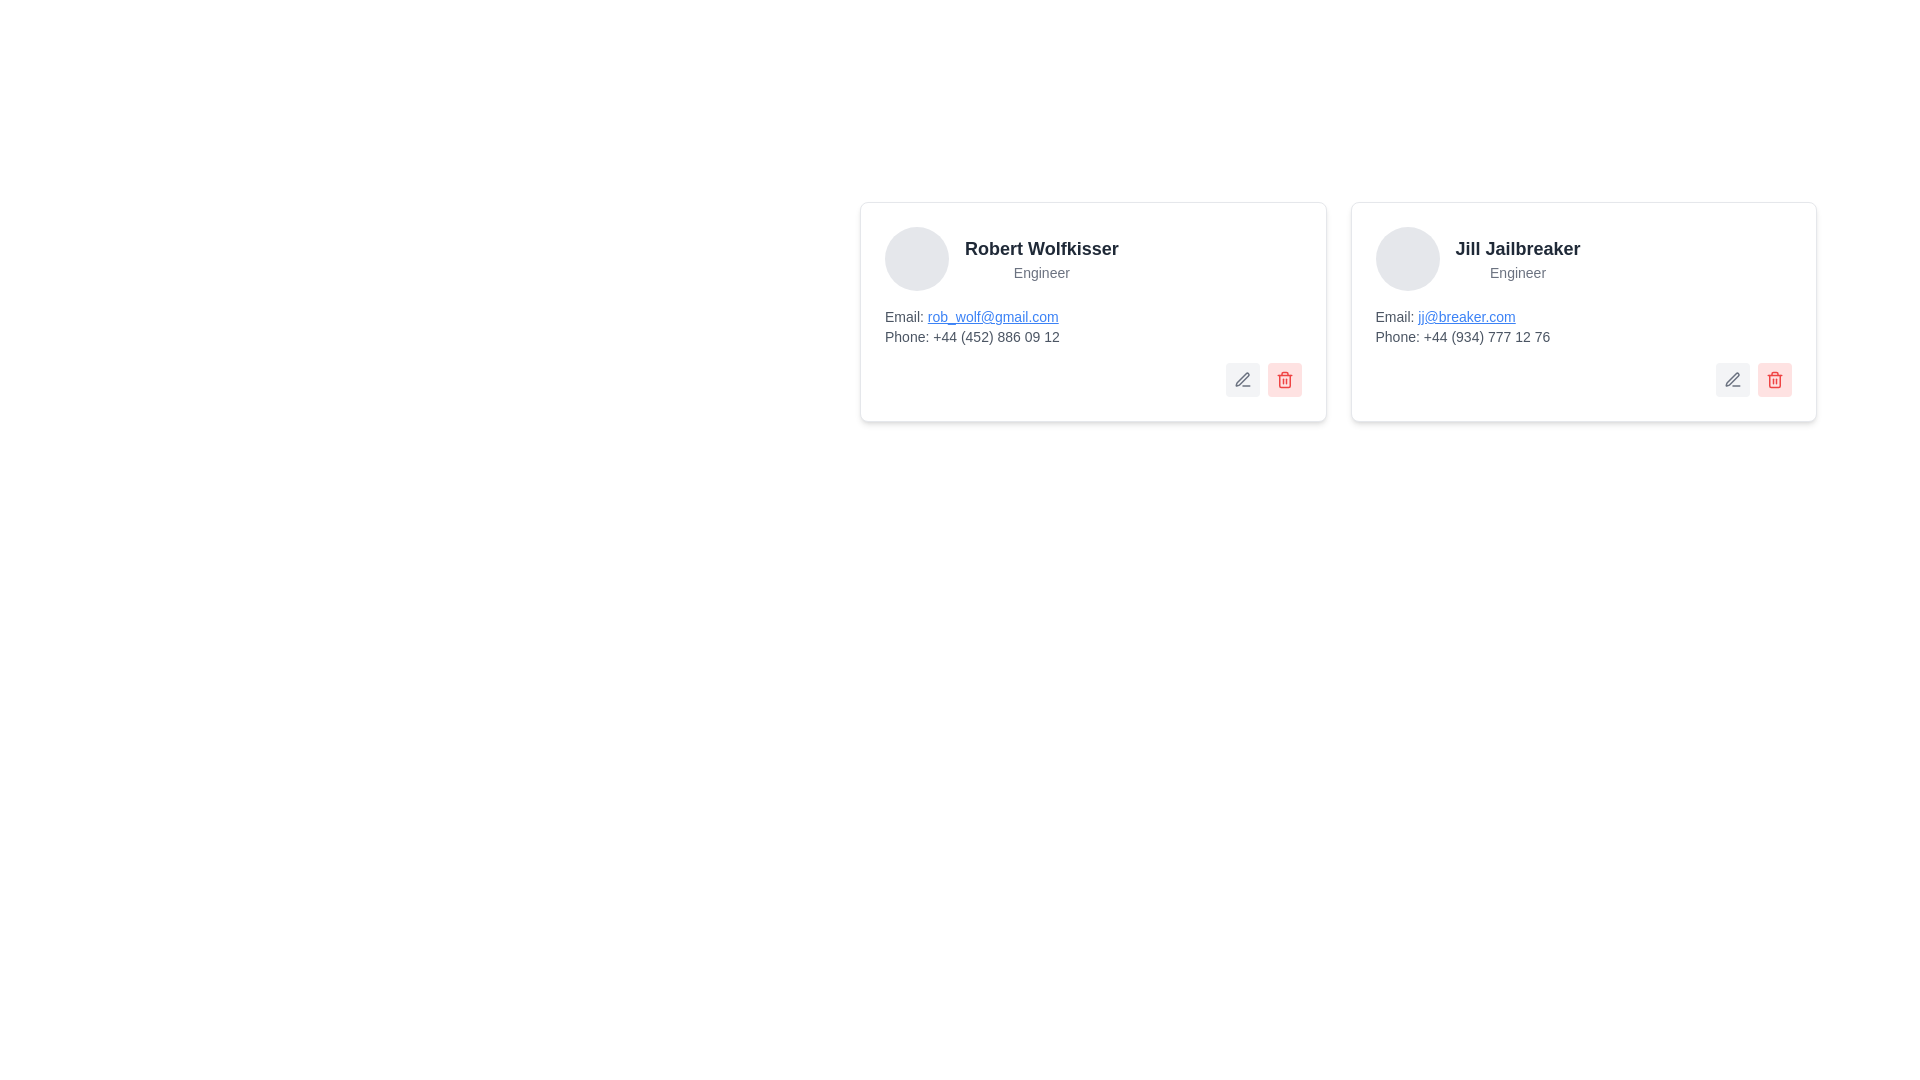  Describe the element at coordinates (1467, 315) in the screenshot. I see `the hyperlink labeled 'Email:' that redirects to 'jj@breaker.com' in the card for 'Jill Jailbreaker, Engineer'` at that location.